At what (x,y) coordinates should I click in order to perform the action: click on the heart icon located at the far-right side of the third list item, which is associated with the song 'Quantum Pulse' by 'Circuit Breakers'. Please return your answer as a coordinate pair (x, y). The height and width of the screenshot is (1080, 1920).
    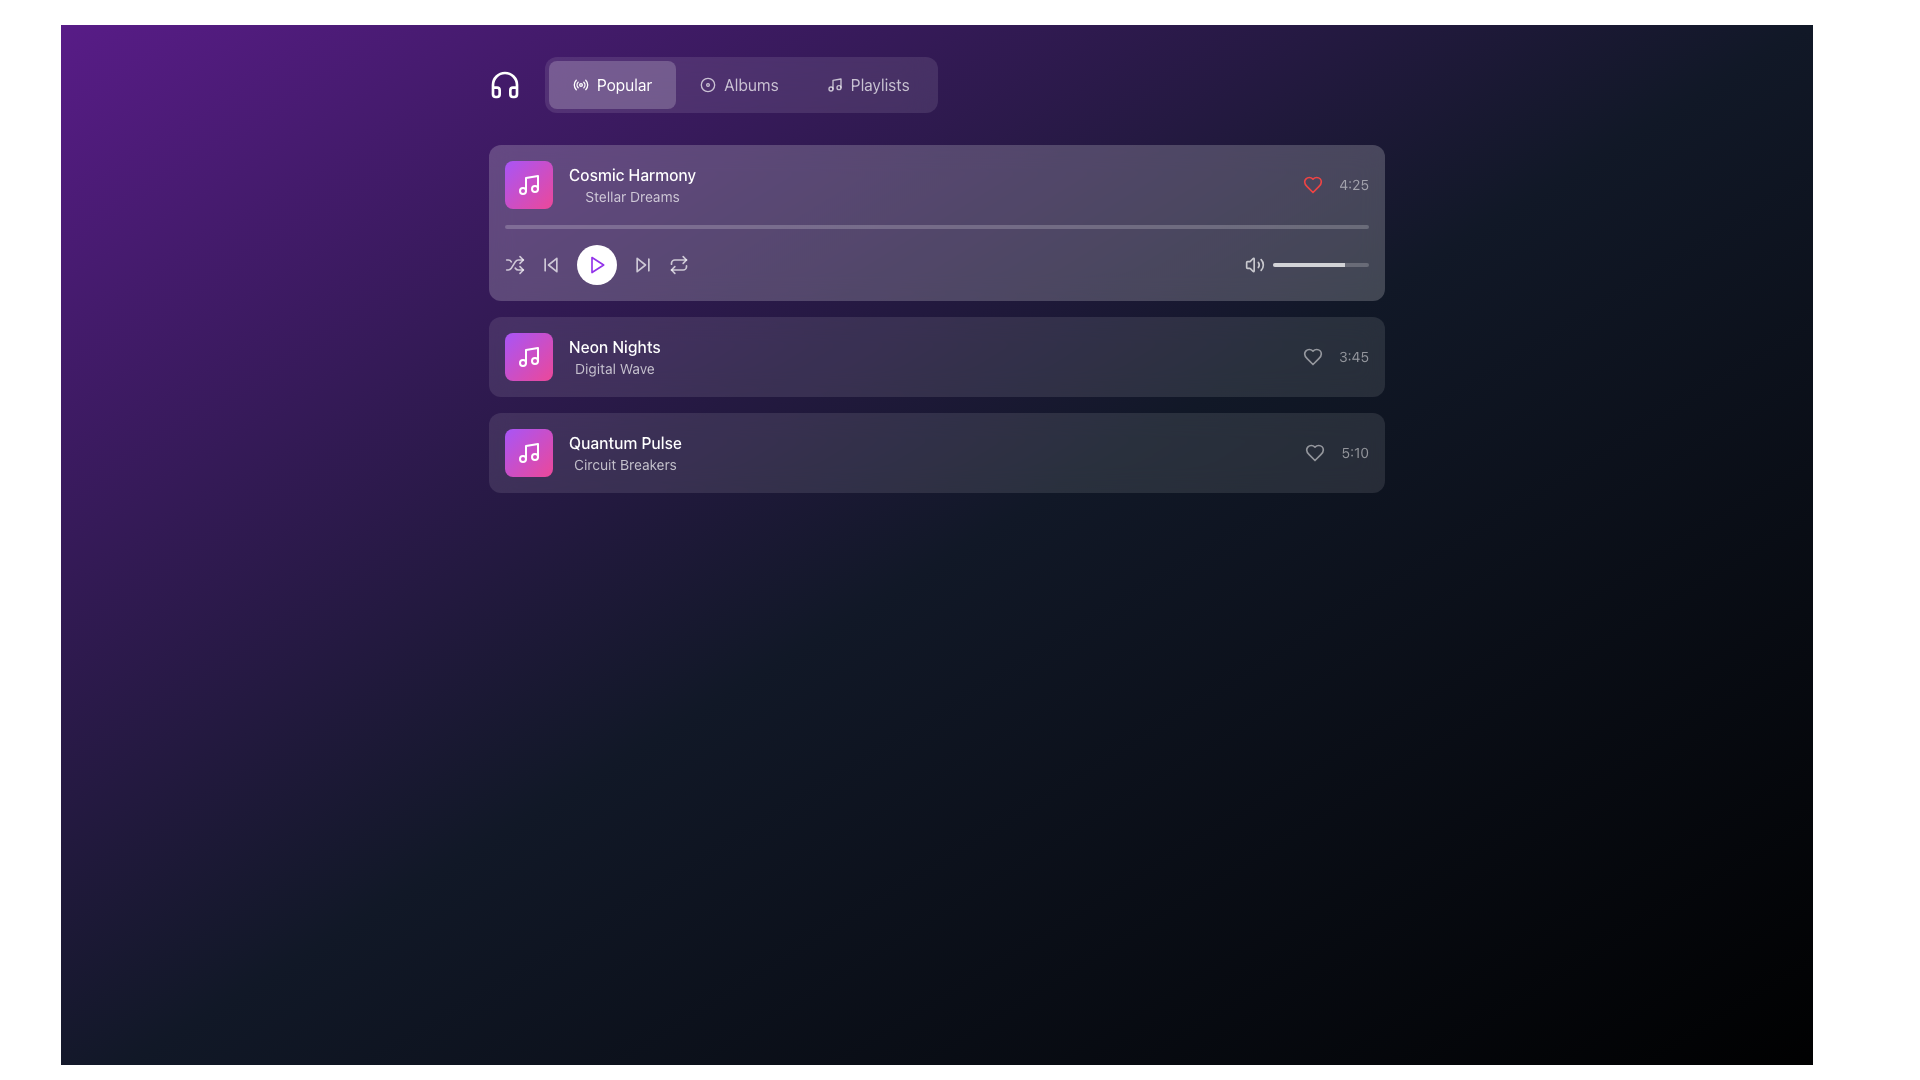
    Looking at the image, I should click on (1337, 452).